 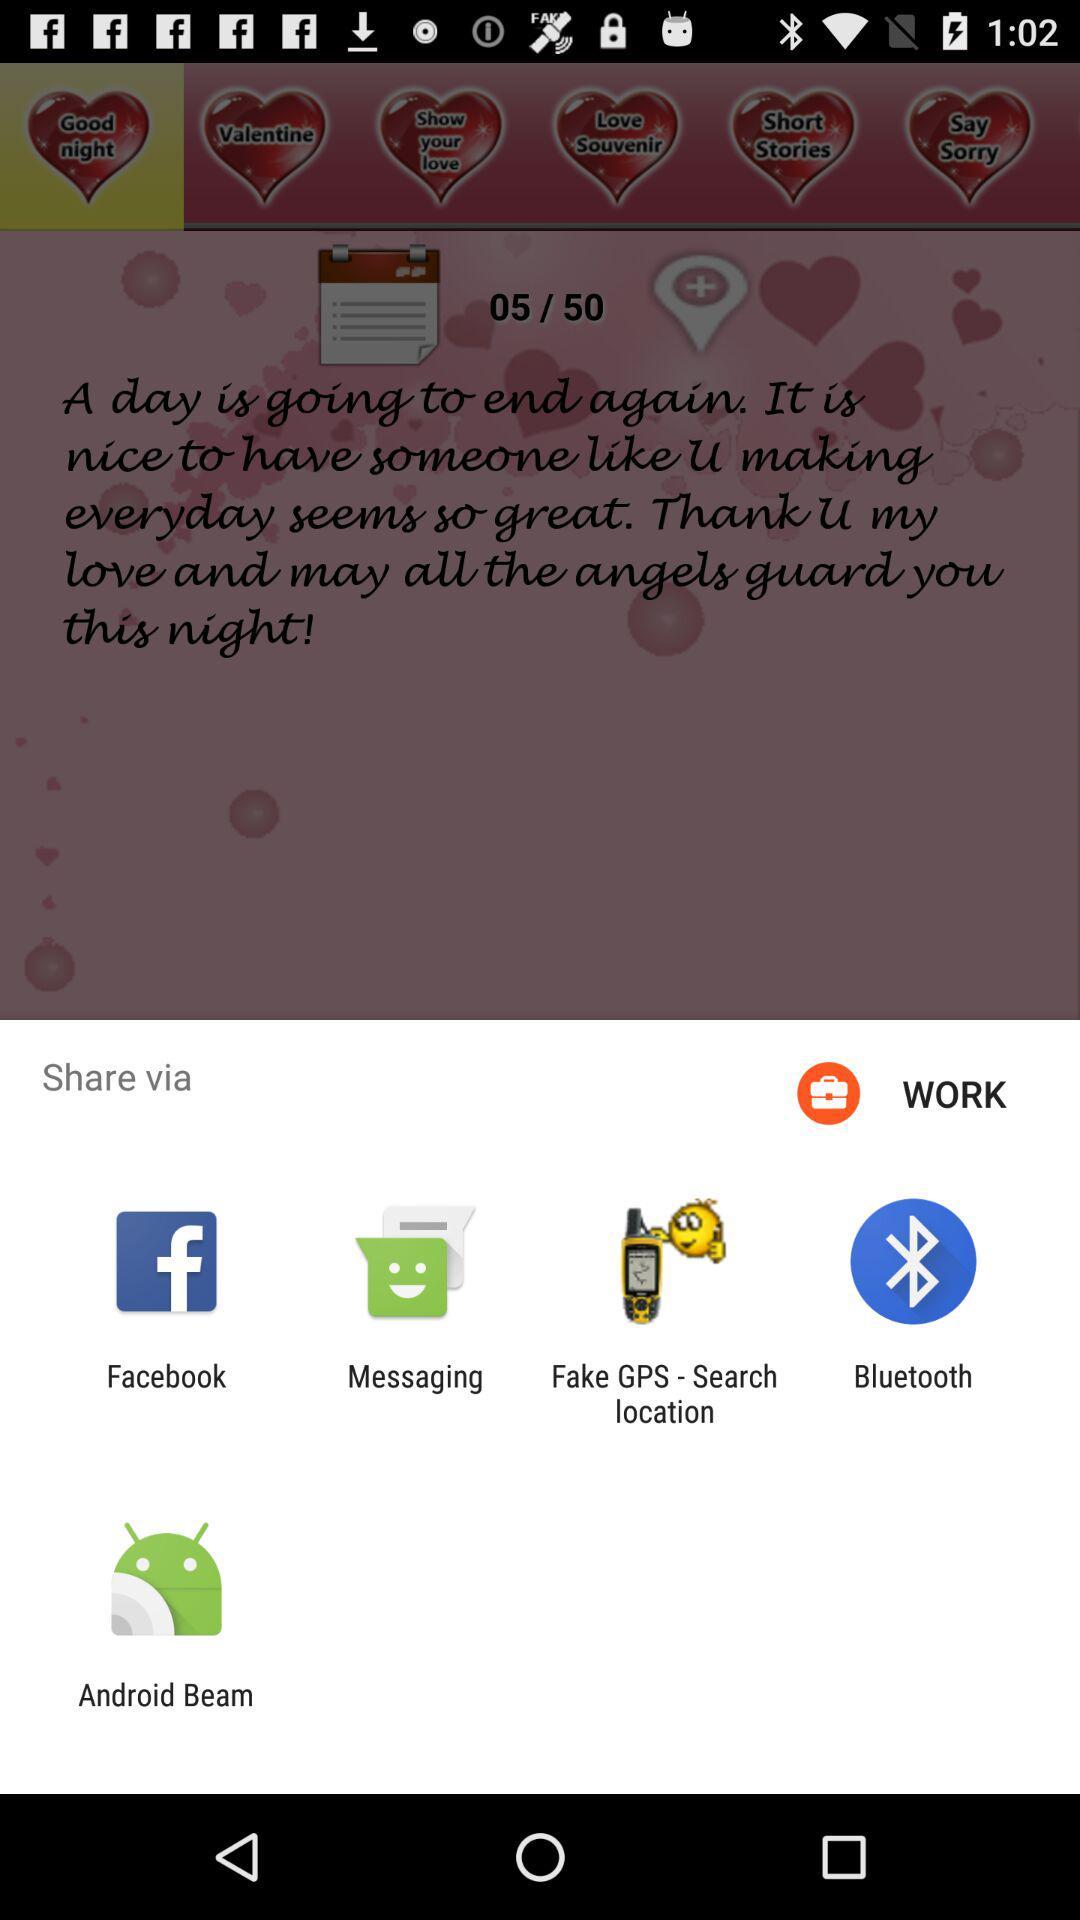 What do you see at coordinates (664, 1392) in the screenshot?
I see `the icon next to the bluetooth icon` at bounding box center [664, 1392].